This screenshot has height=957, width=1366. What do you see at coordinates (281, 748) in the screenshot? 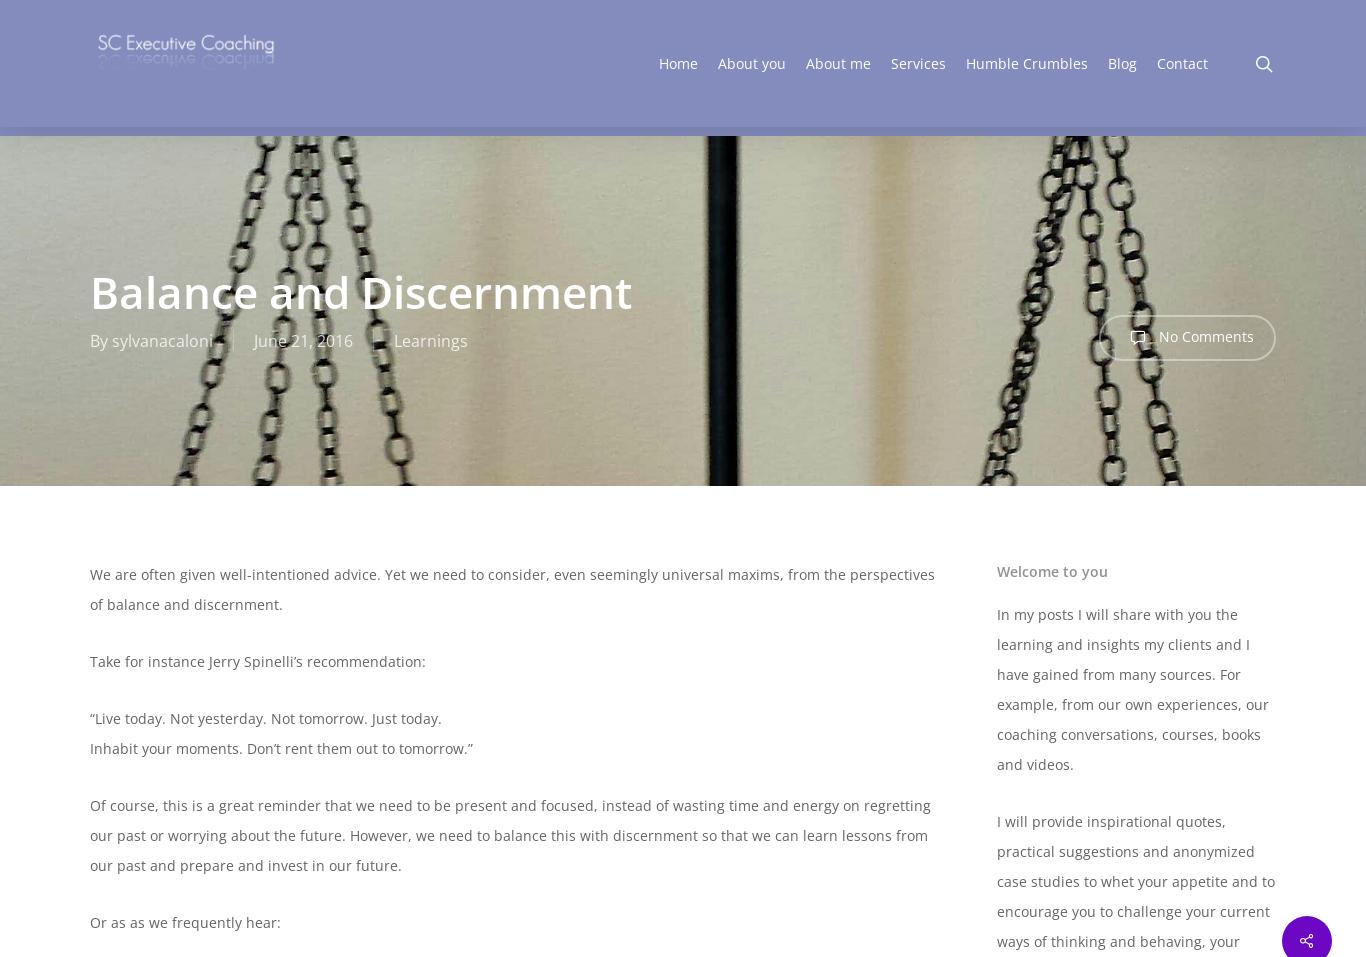
I see `'Inhabit your moments. Don’t rent them out to tomorrow.”'` at bounding box center [281, 748].